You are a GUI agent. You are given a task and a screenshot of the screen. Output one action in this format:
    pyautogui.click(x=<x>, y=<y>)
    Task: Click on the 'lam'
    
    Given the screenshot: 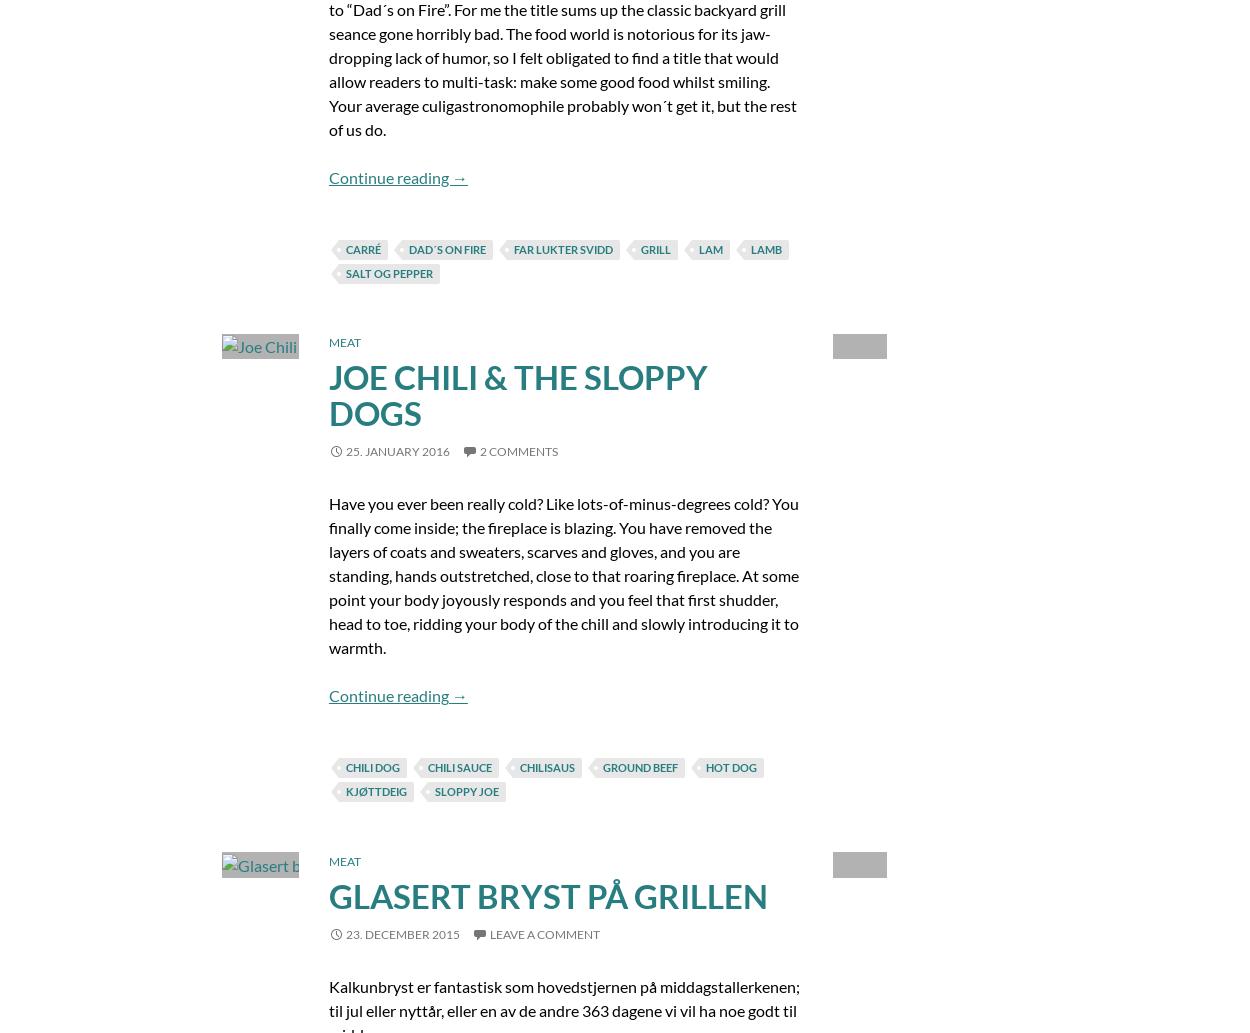 What is the action you would take?
    pyautogui.click(x=708, y=247)
    